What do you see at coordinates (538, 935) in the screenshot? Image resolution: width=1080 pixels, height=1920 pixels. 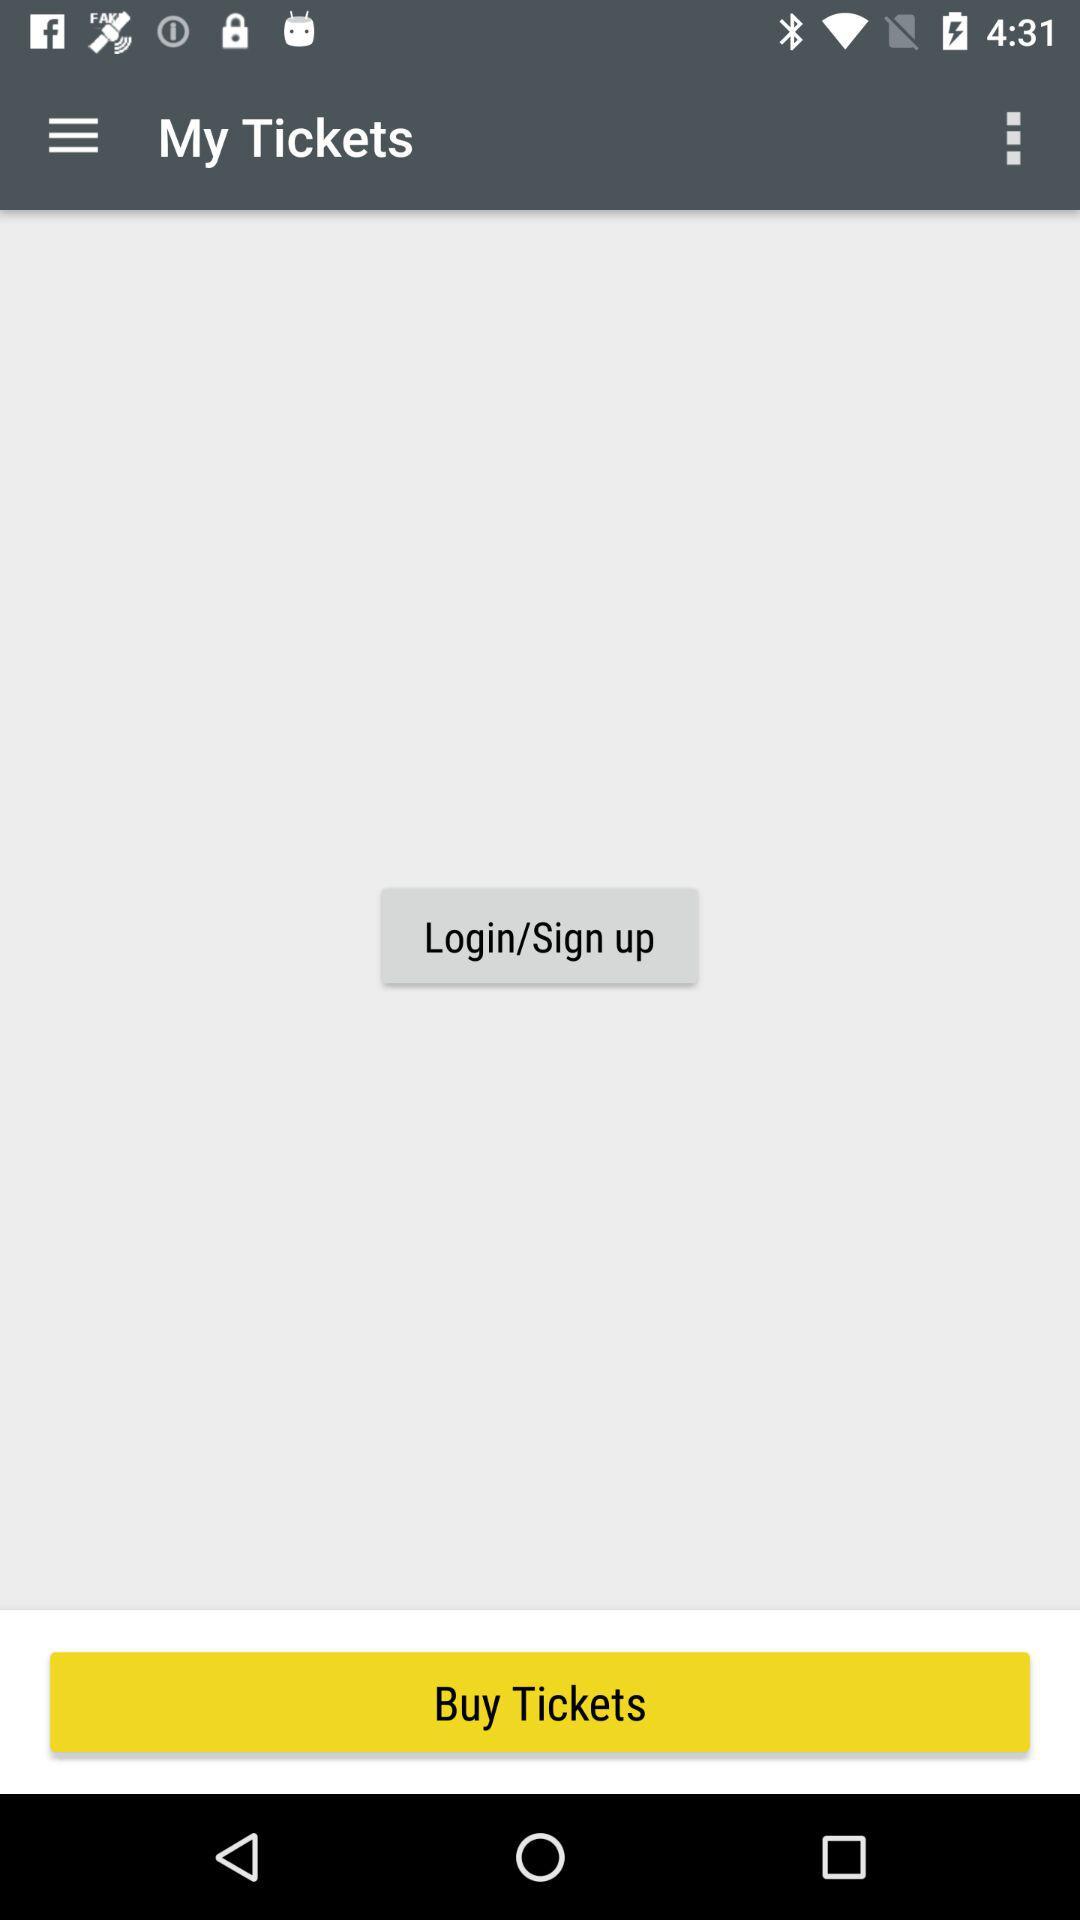 I see `login/sign up item` at bounding box center [538, 935].